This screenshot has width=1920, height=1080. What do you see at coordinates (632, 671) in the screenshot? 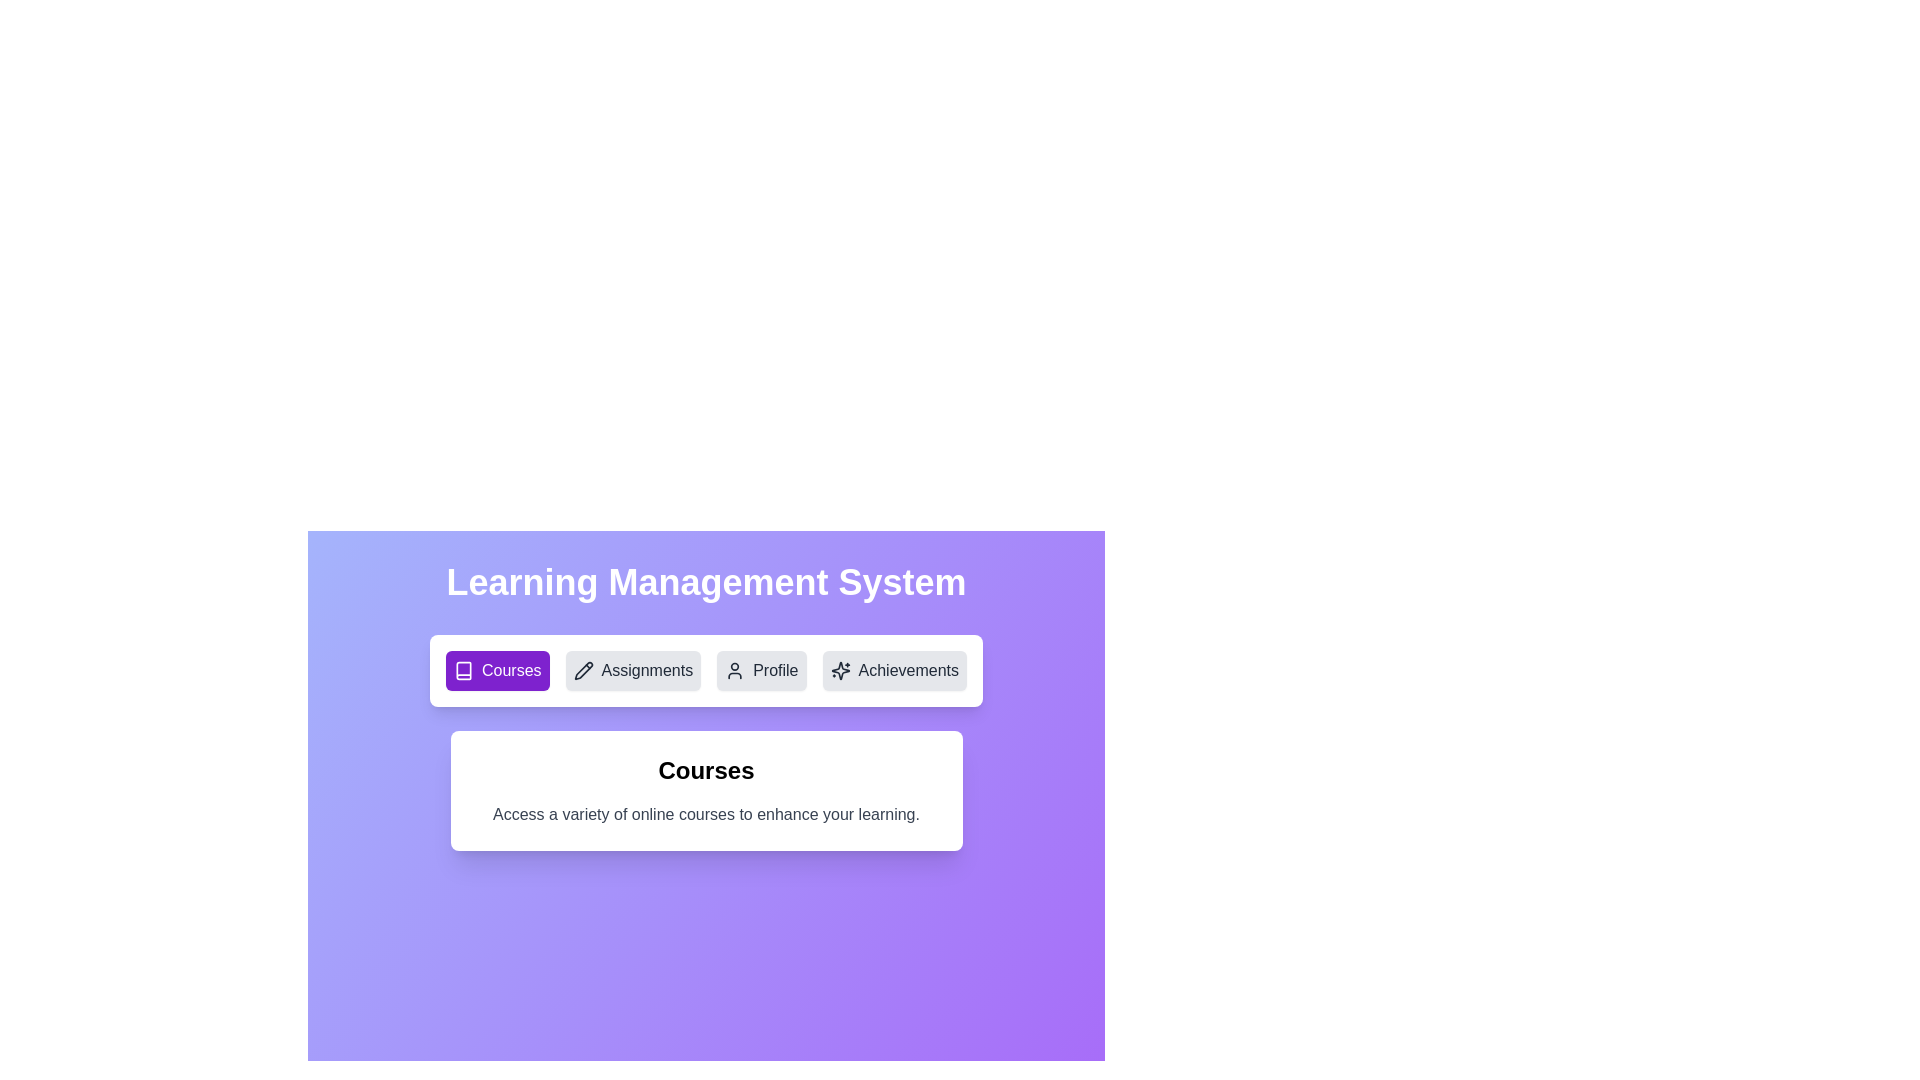
I see `the Assignments tab by clicking its button` at bounding box center [632, 671].